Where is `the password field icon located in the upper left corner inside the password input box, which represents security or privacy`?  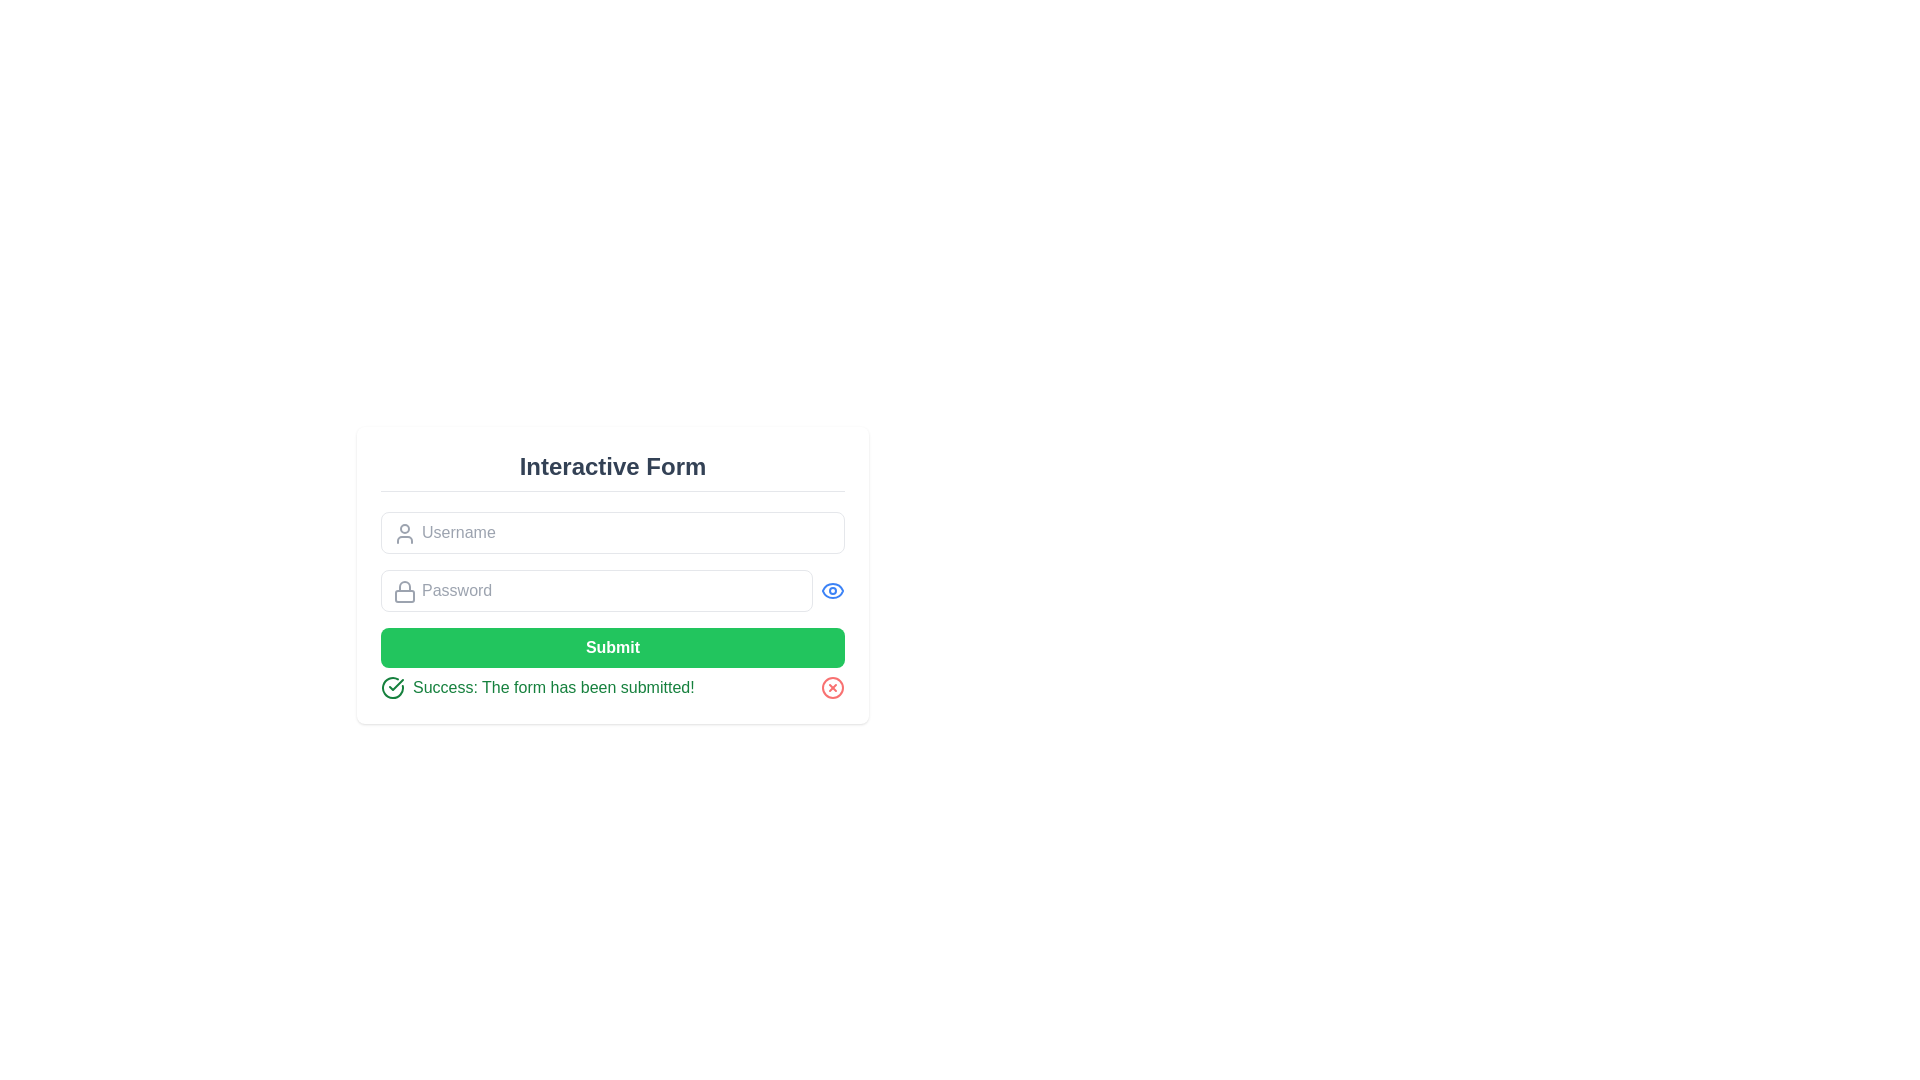 the password field icon located in the upper left corner inside the password input box, which represents security or privacy is located at coordinates (403, 590).